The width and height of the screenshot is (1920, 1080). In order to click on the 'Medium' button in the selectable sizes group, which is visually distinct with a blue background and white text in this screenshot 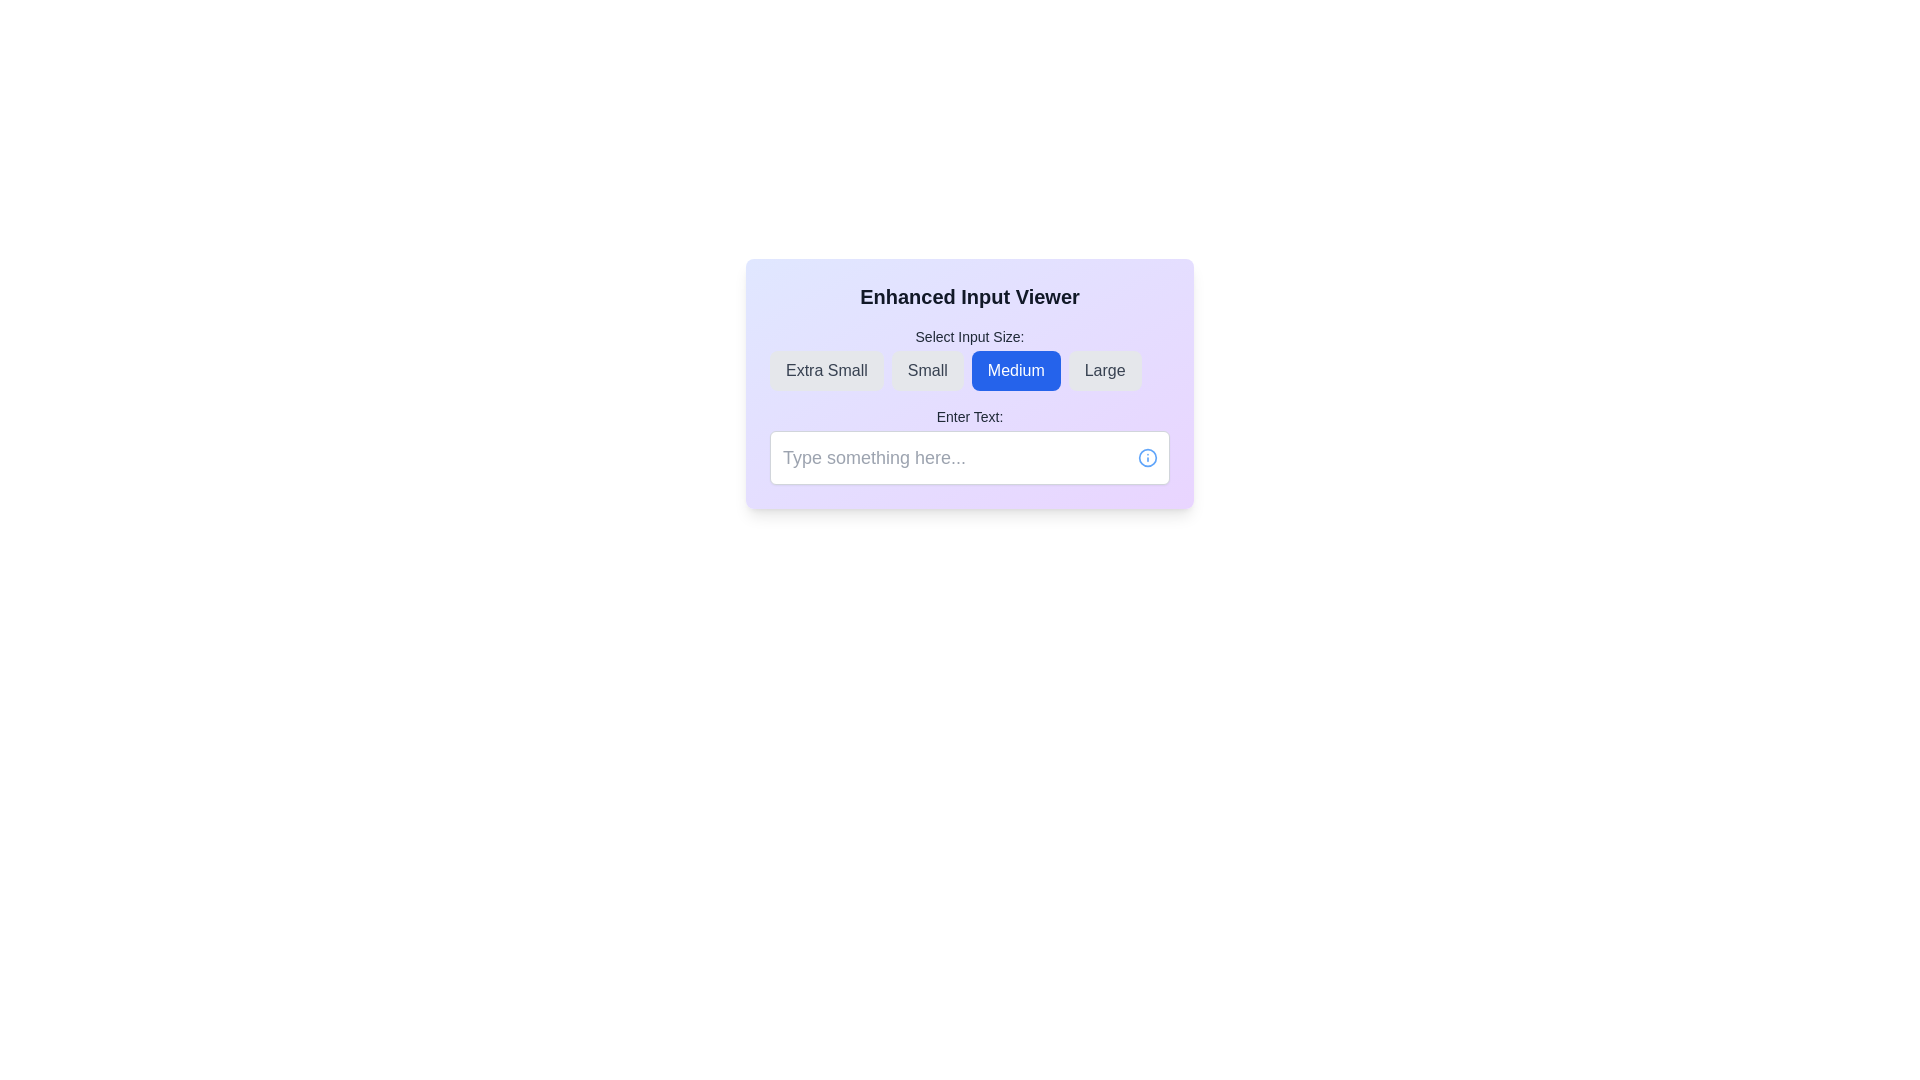, I will do `click(969, 370)`.